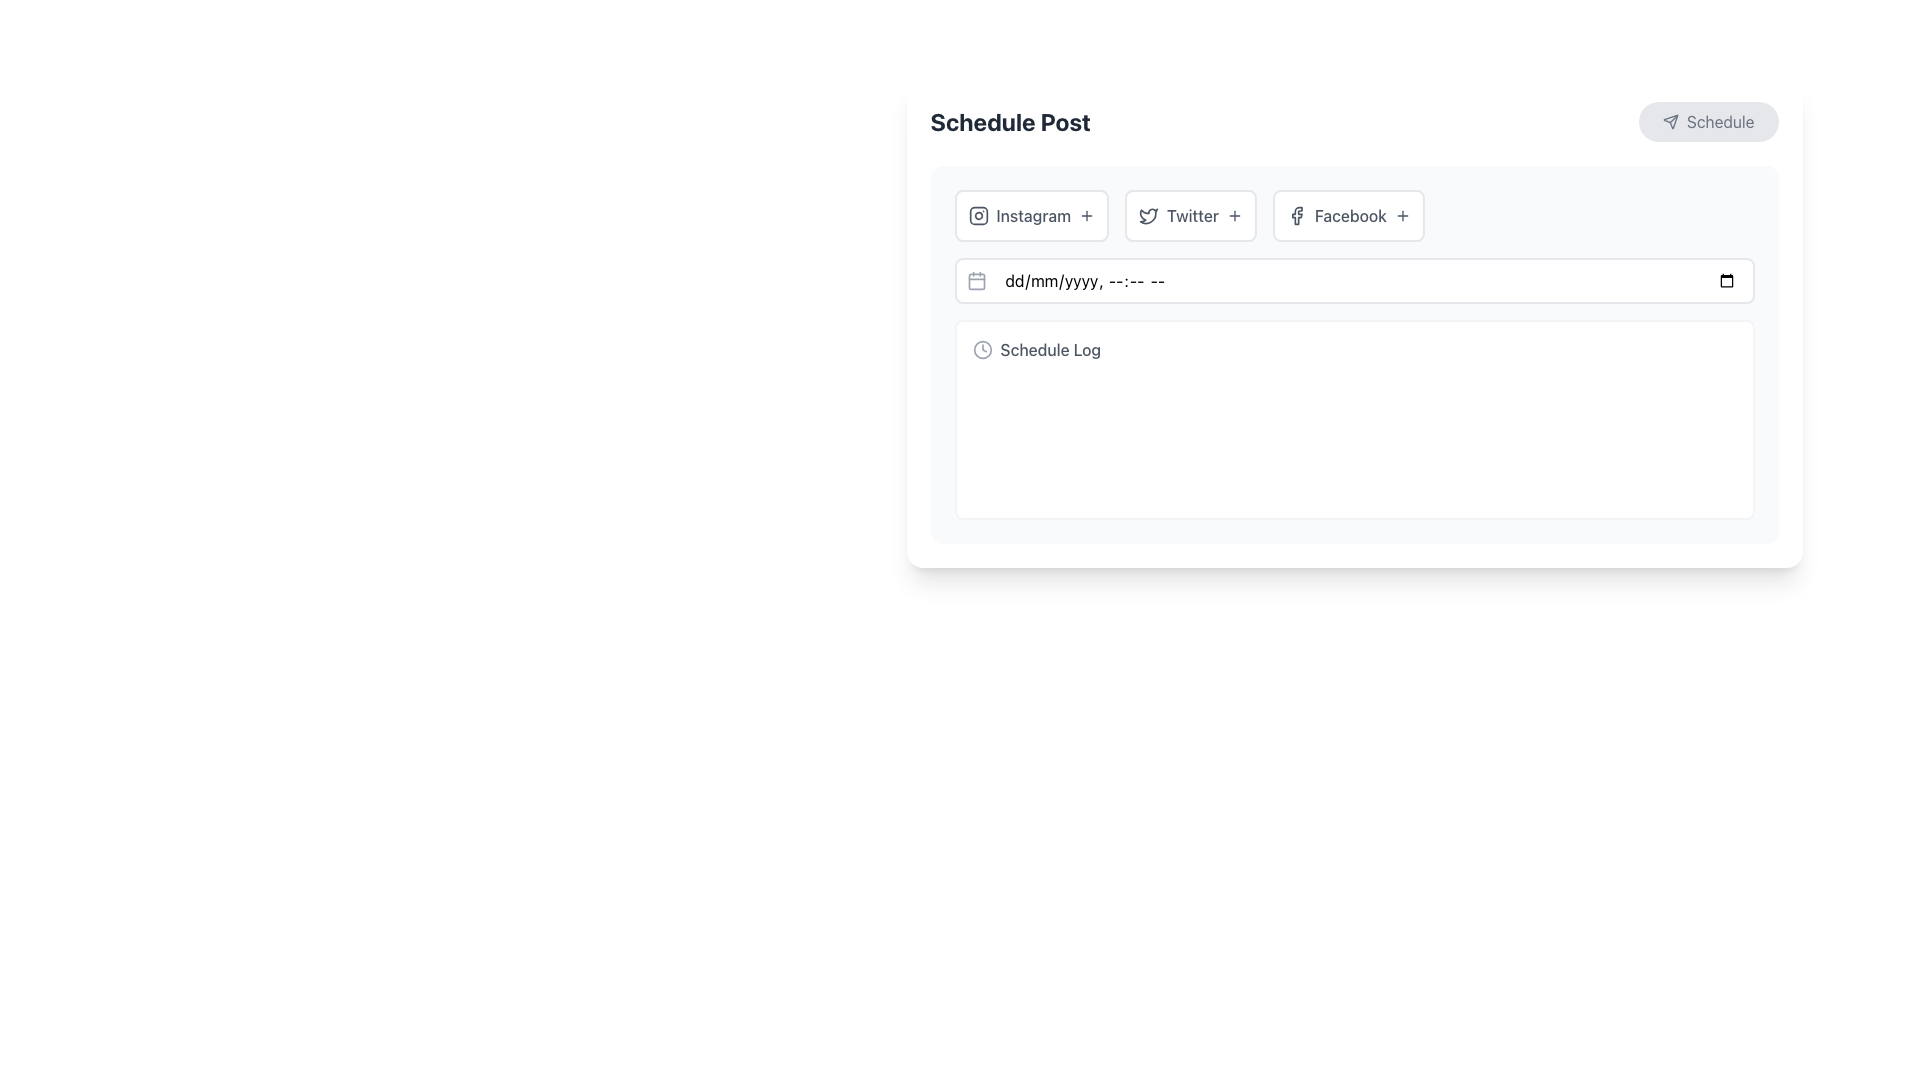 This screenshot has width=1920, height=1080. I want to click on the Instagram icon located in the top-left section of the 'Schedule Post' interface, which is positioned within the button labeled 'Instagram', so click(978, 216).